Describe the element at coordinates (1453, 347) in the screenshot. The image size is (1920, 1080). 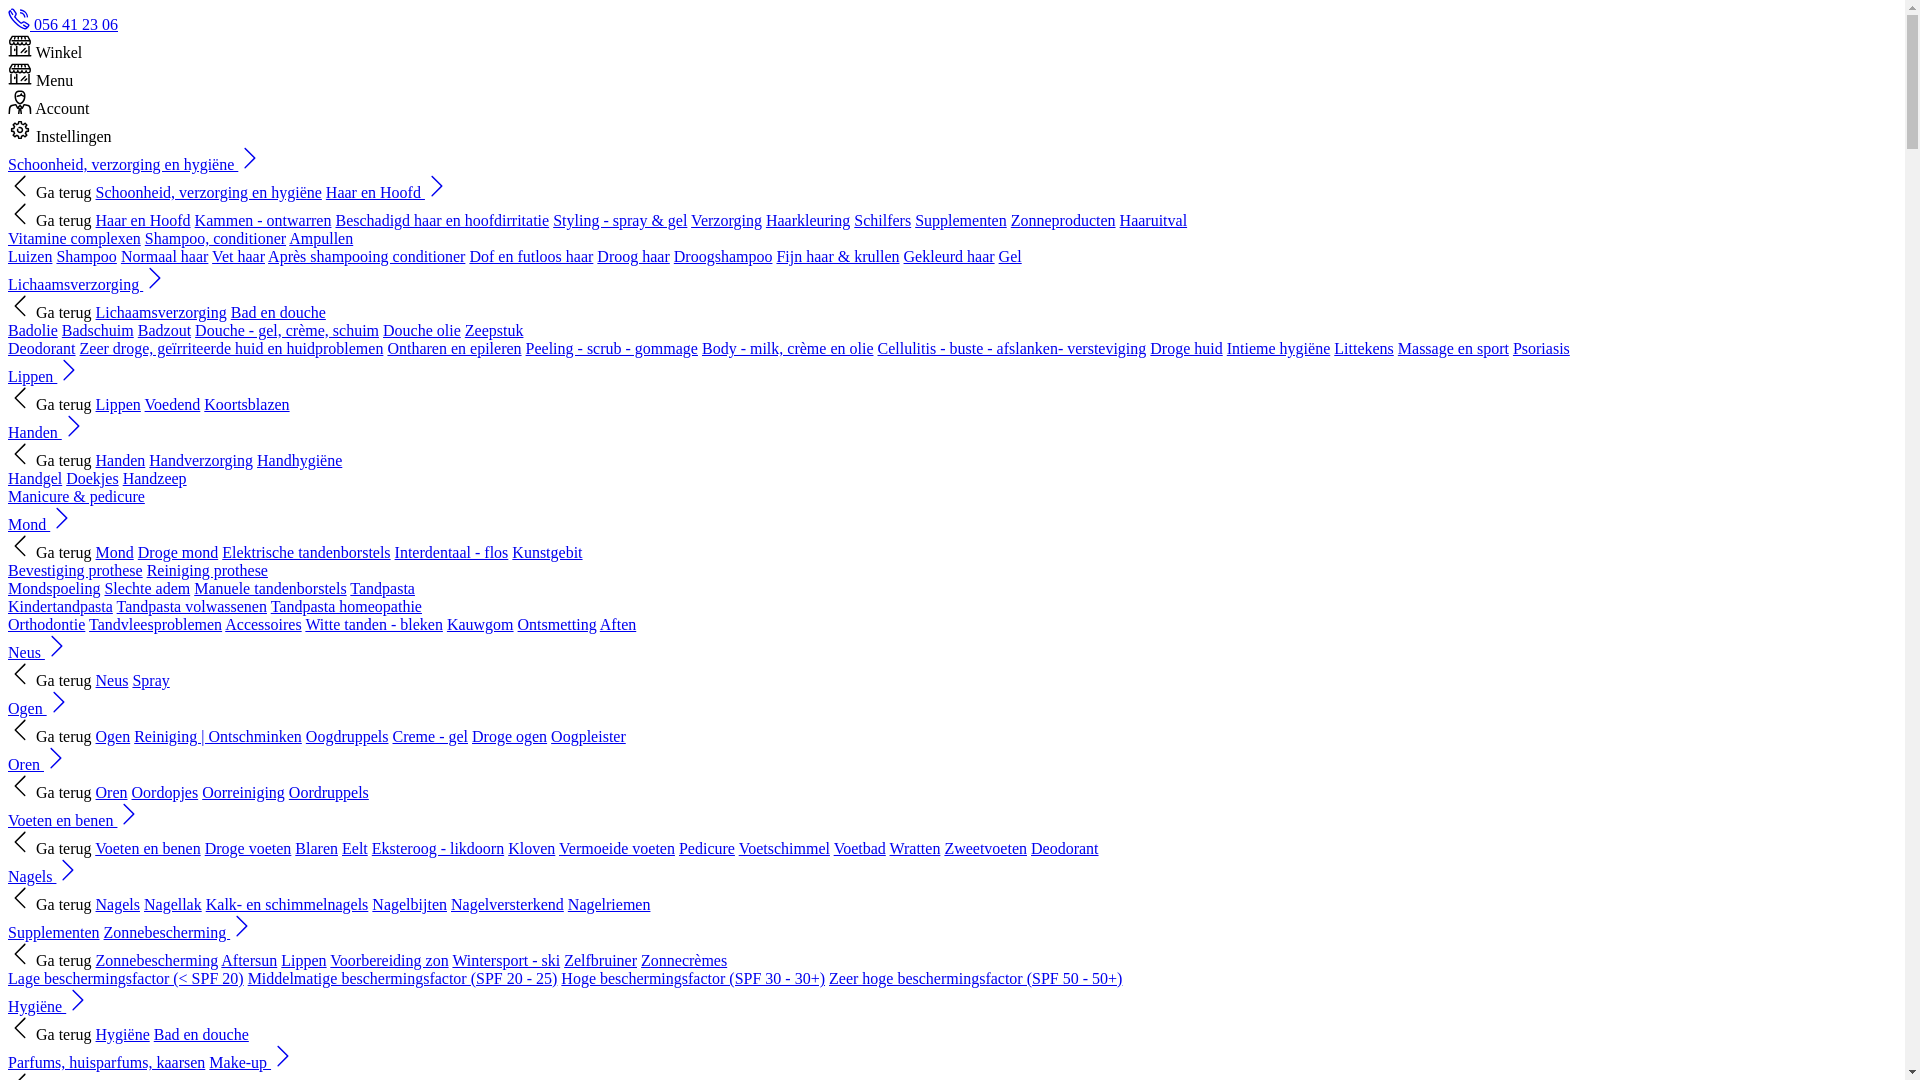
I see `'Massage en sport'` at that location.